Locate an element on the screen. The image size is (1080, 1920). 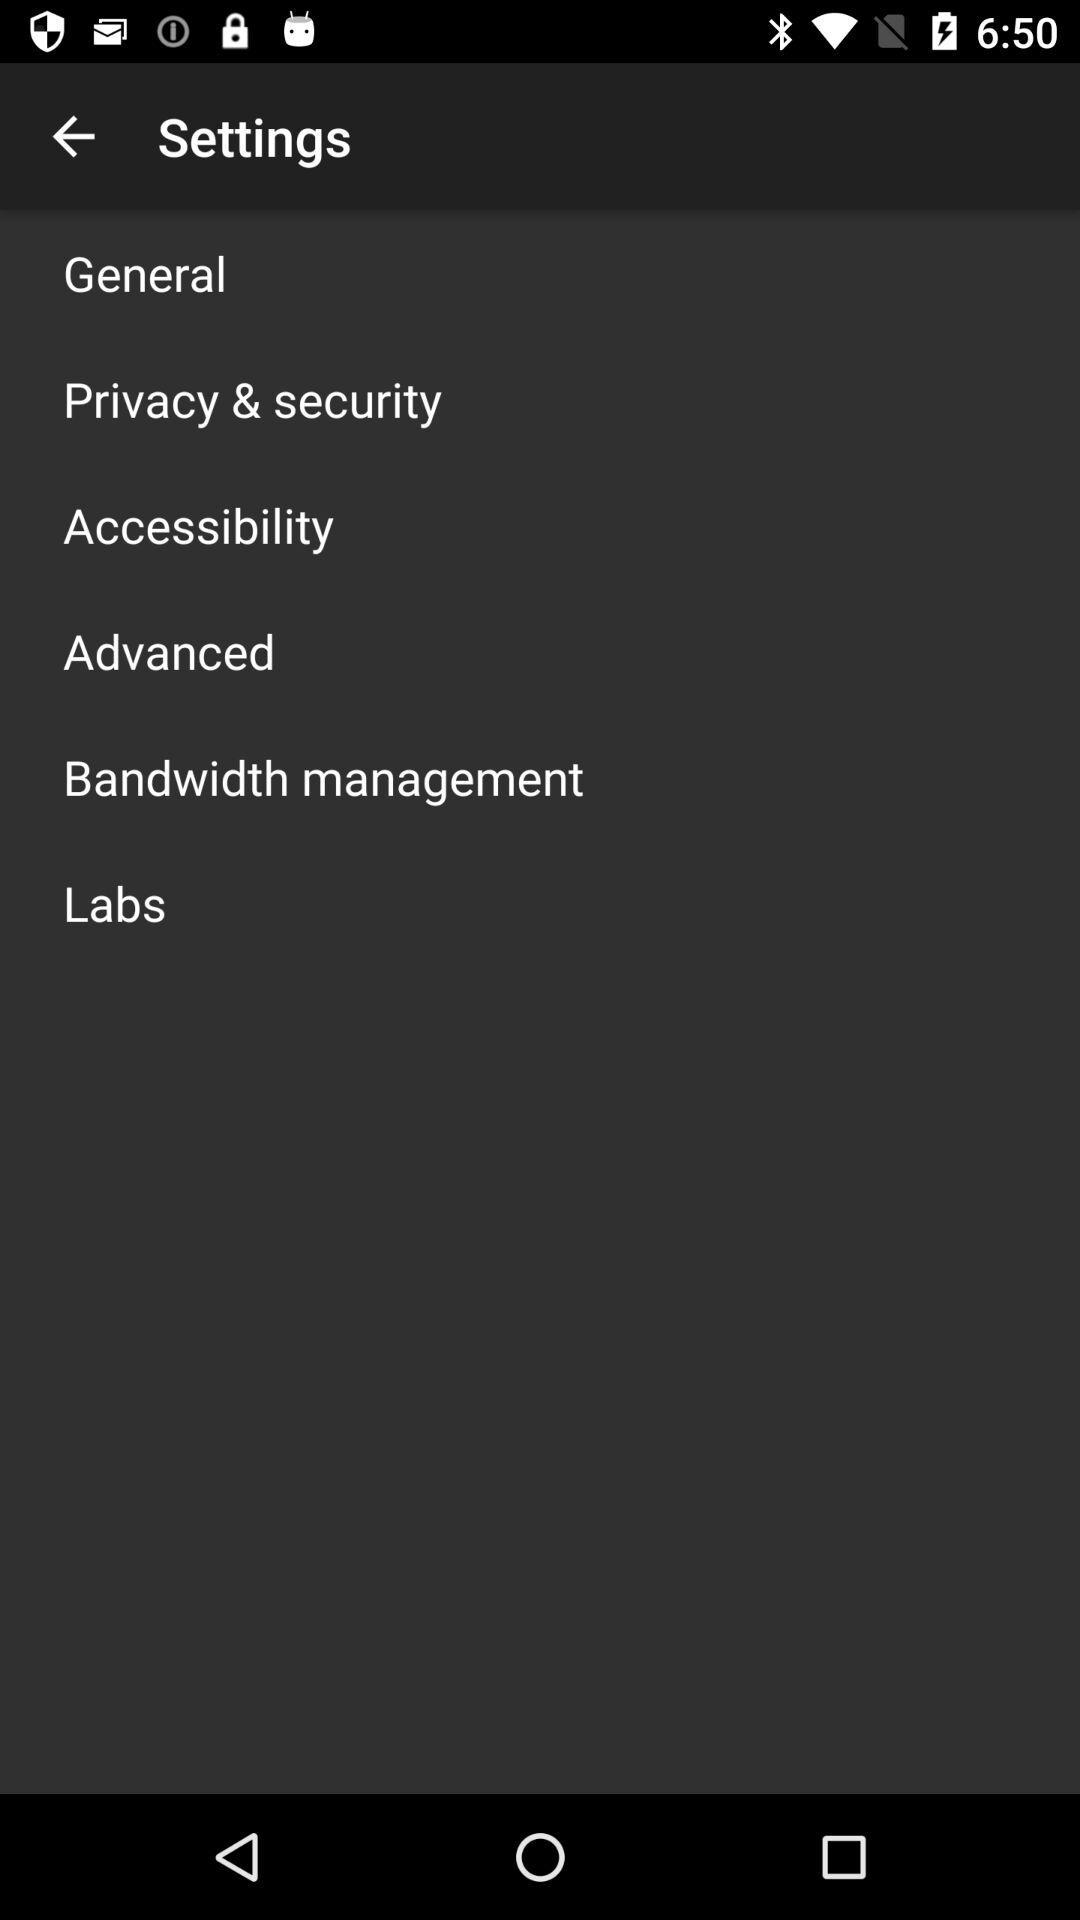
the bandwidth management app is located at coordinates (322, 776).